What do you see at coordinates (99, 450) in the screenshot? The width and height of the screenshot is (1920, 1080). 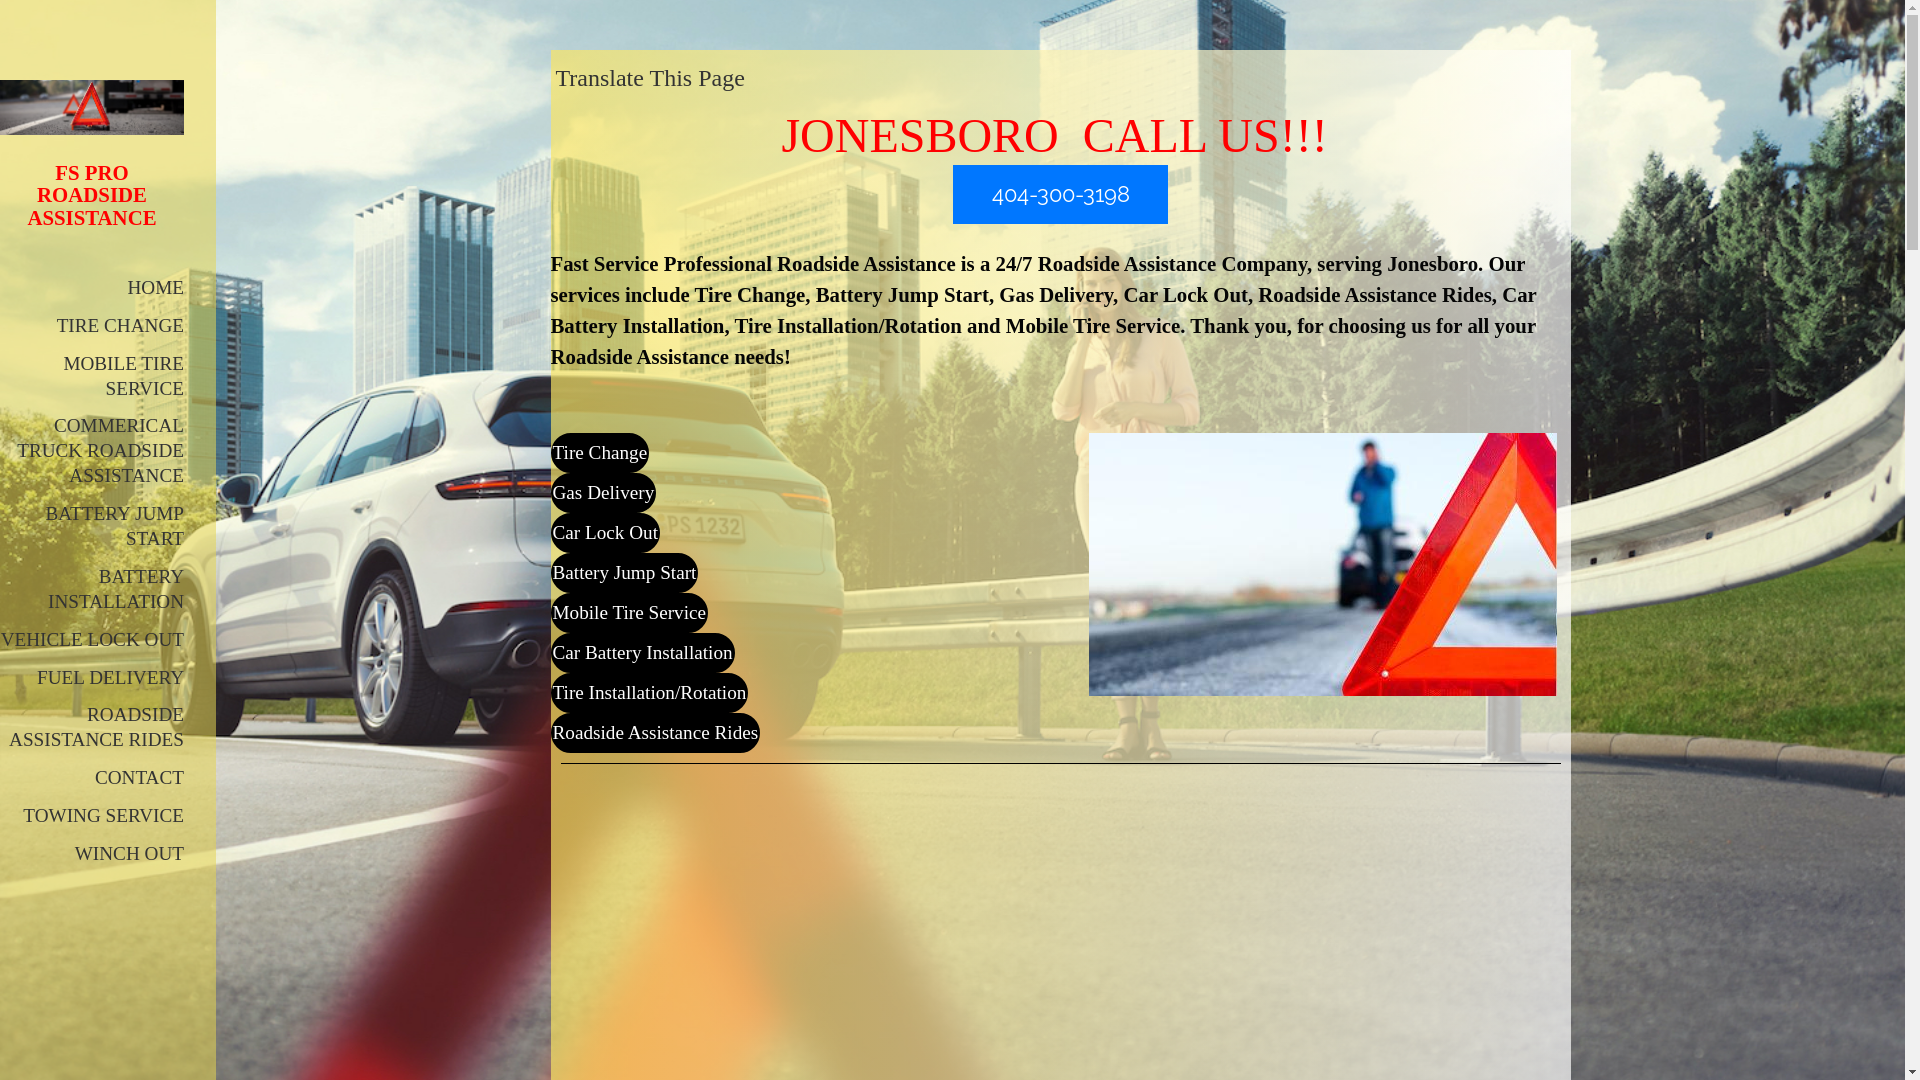 I see `'COMMERICAL TRUCK ROADSIDE ASSISTANCE'` at bounding box center [99, 450].